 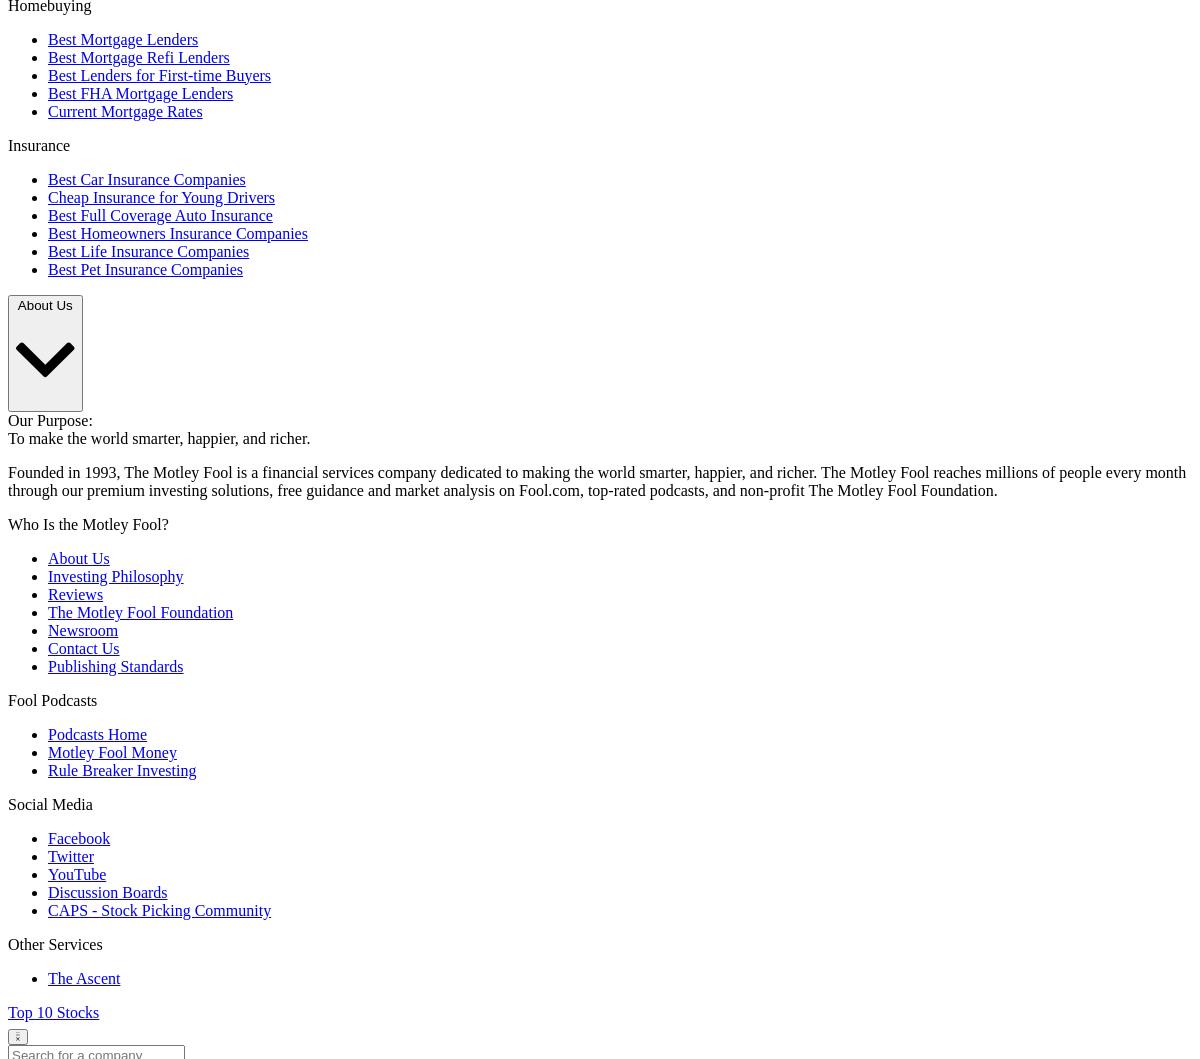 I want to click on 'YouTube', so click(x=77, y=874).